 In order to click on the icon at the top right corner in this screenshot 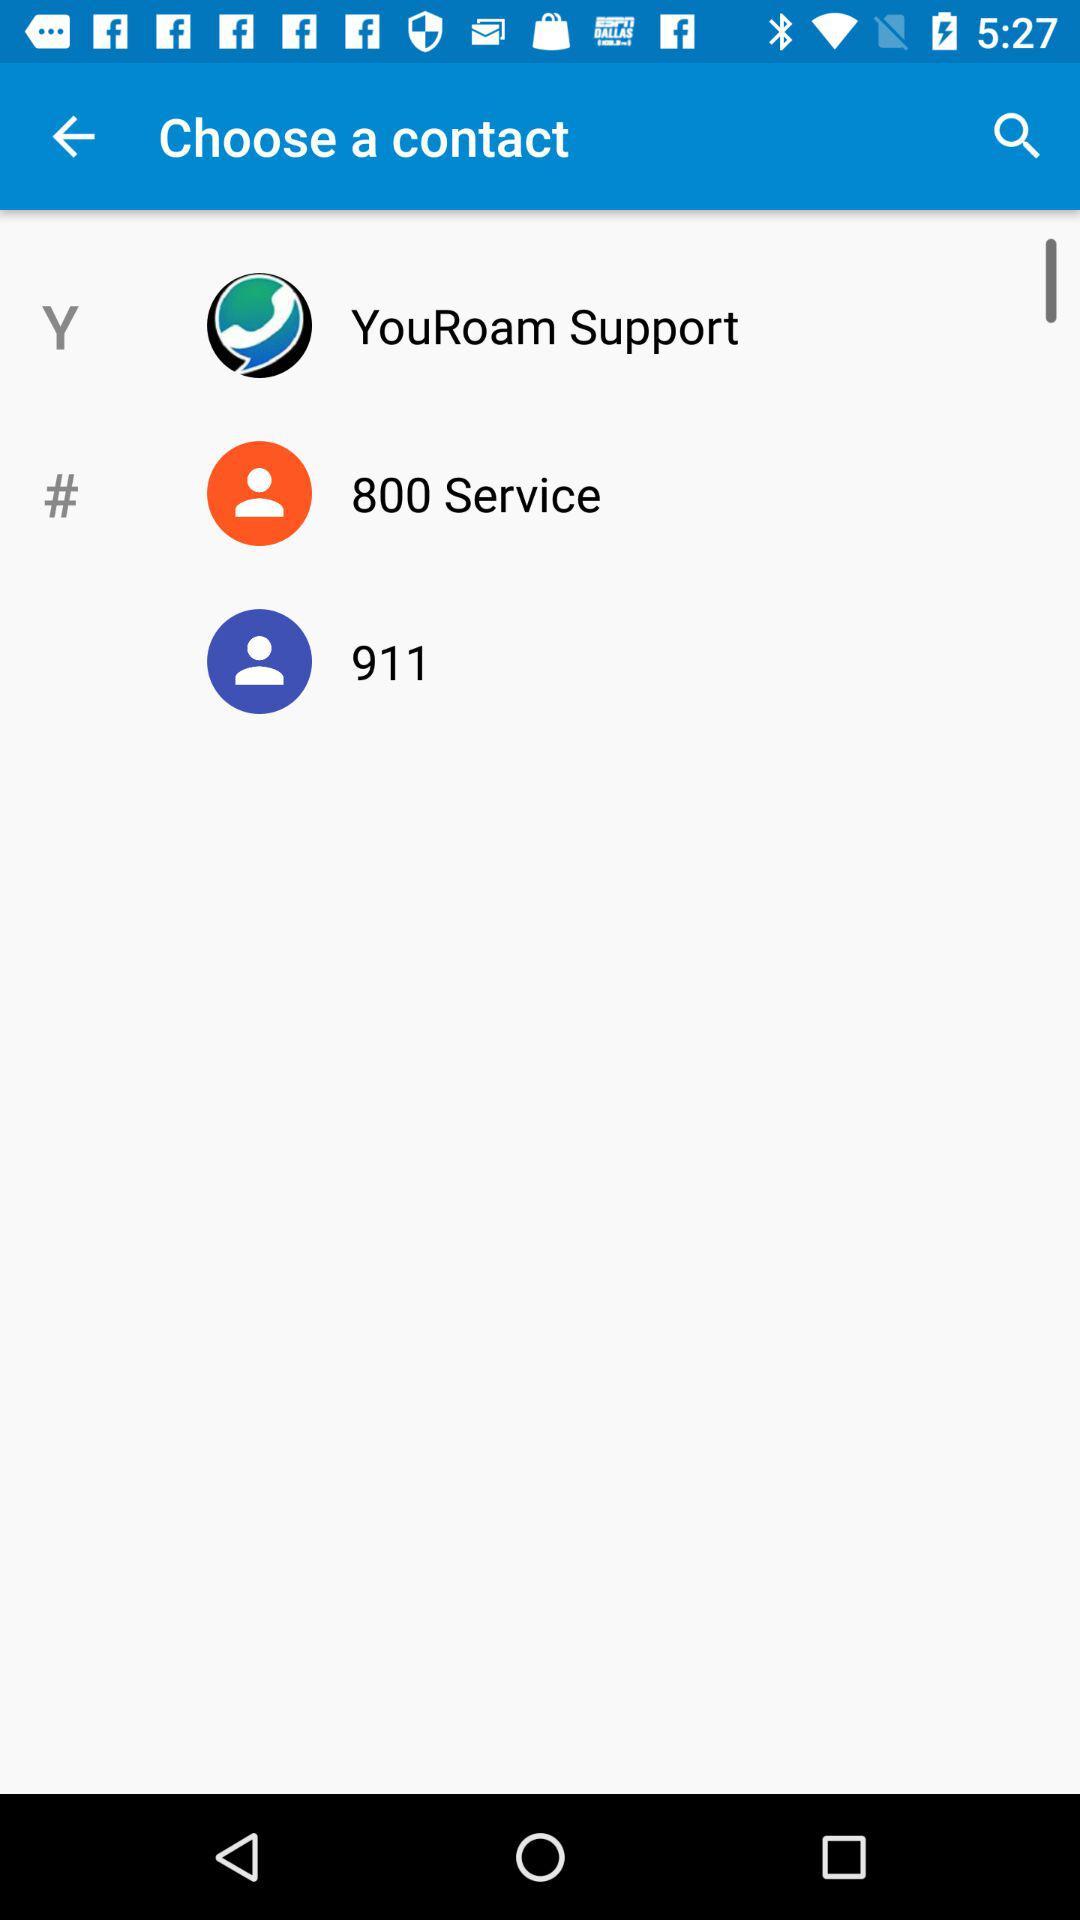, I will do `click(1017, 135)`.